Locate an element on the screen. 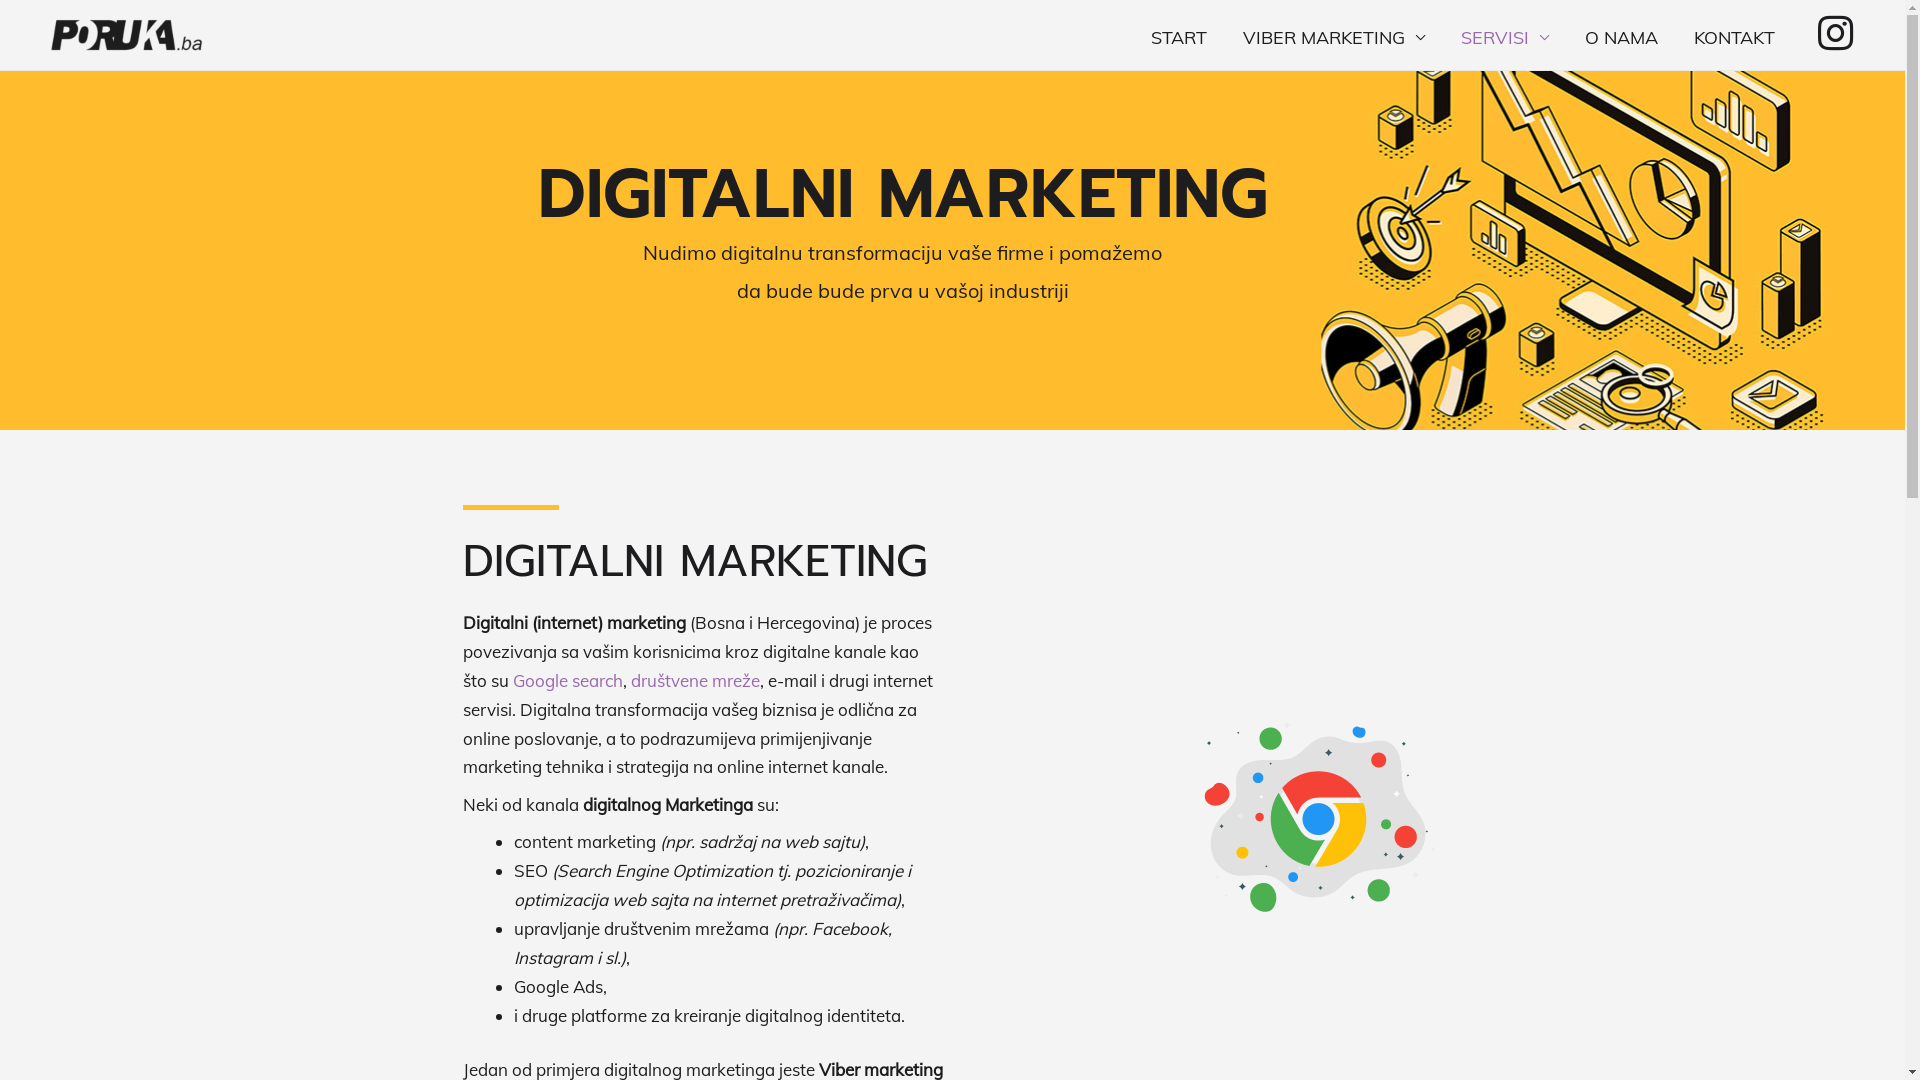 This screenshot has height=1080, width=1920. 'START' is located at coordinates (1177, 37).